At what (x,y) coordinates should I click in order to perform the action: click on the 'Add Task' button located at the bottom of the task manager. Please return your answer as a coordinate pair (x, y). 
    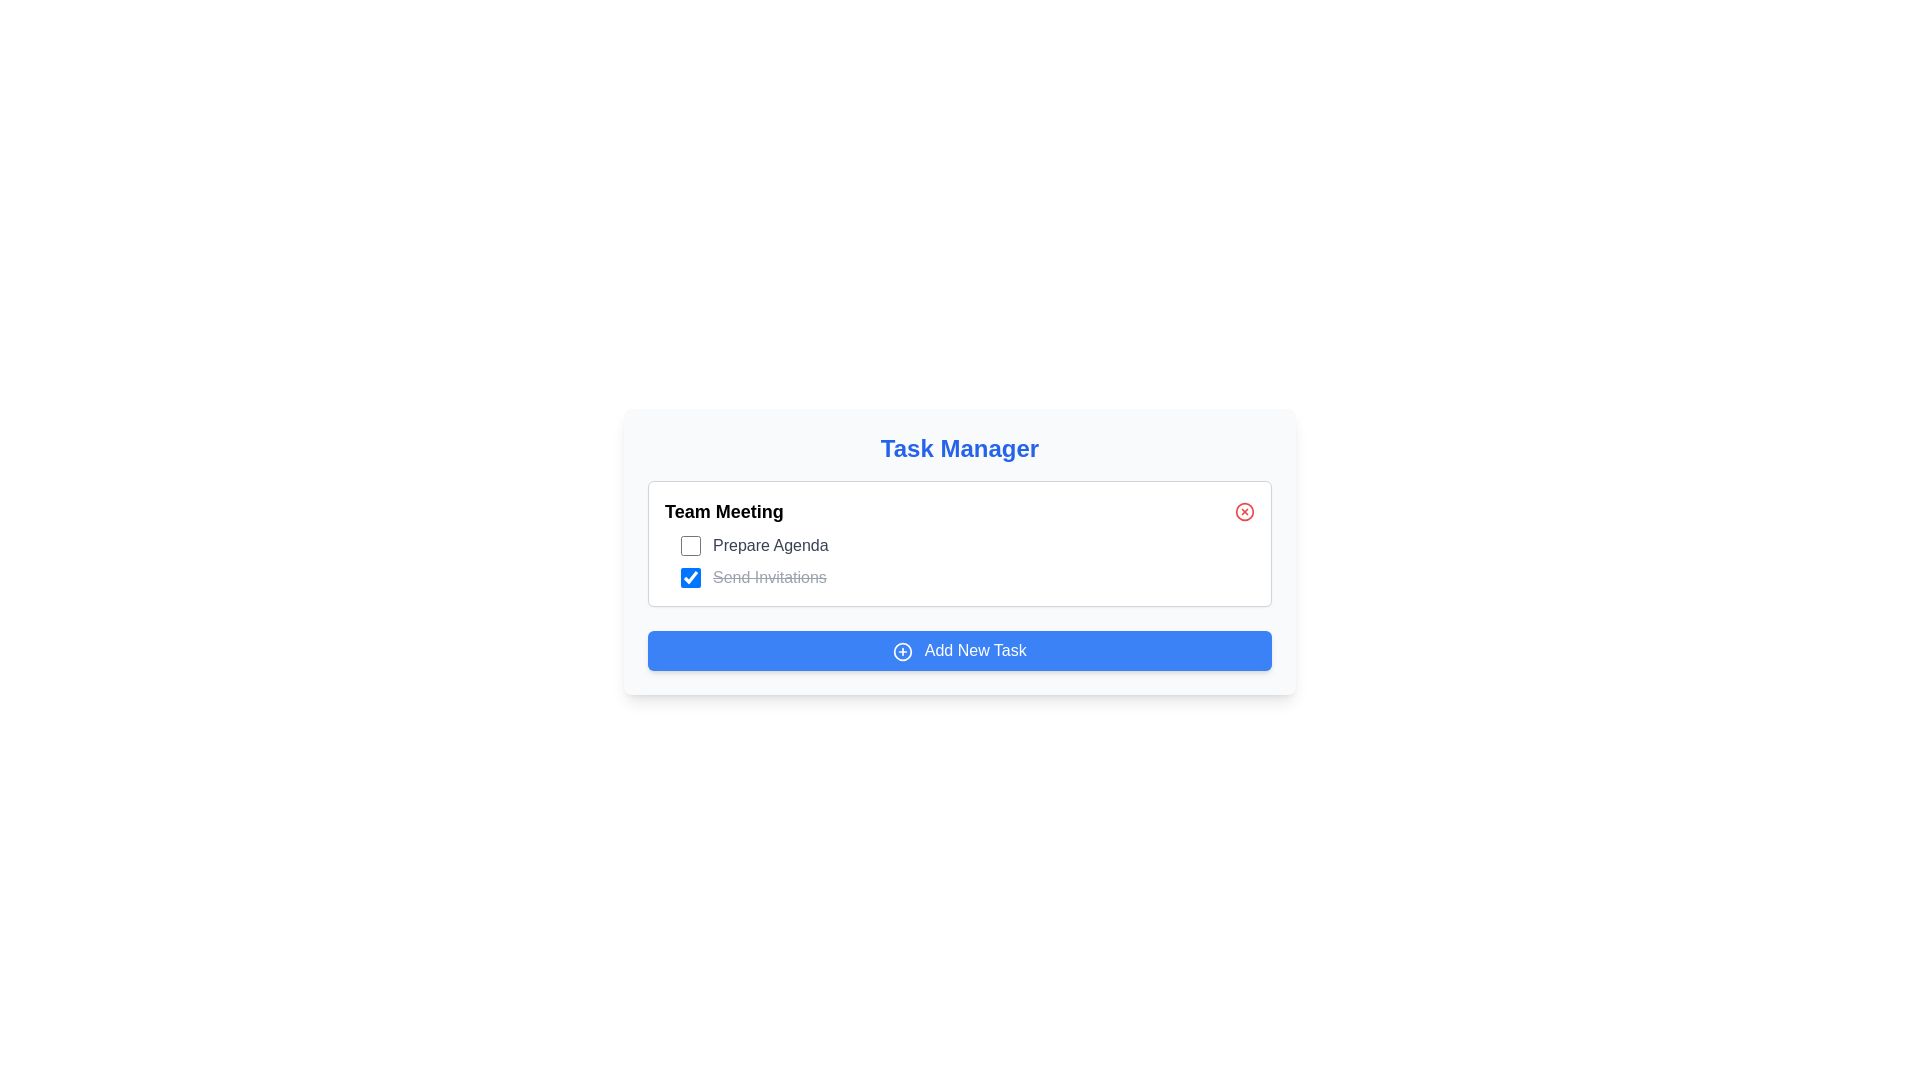
    Looking at the image, I should click on (960, 651).